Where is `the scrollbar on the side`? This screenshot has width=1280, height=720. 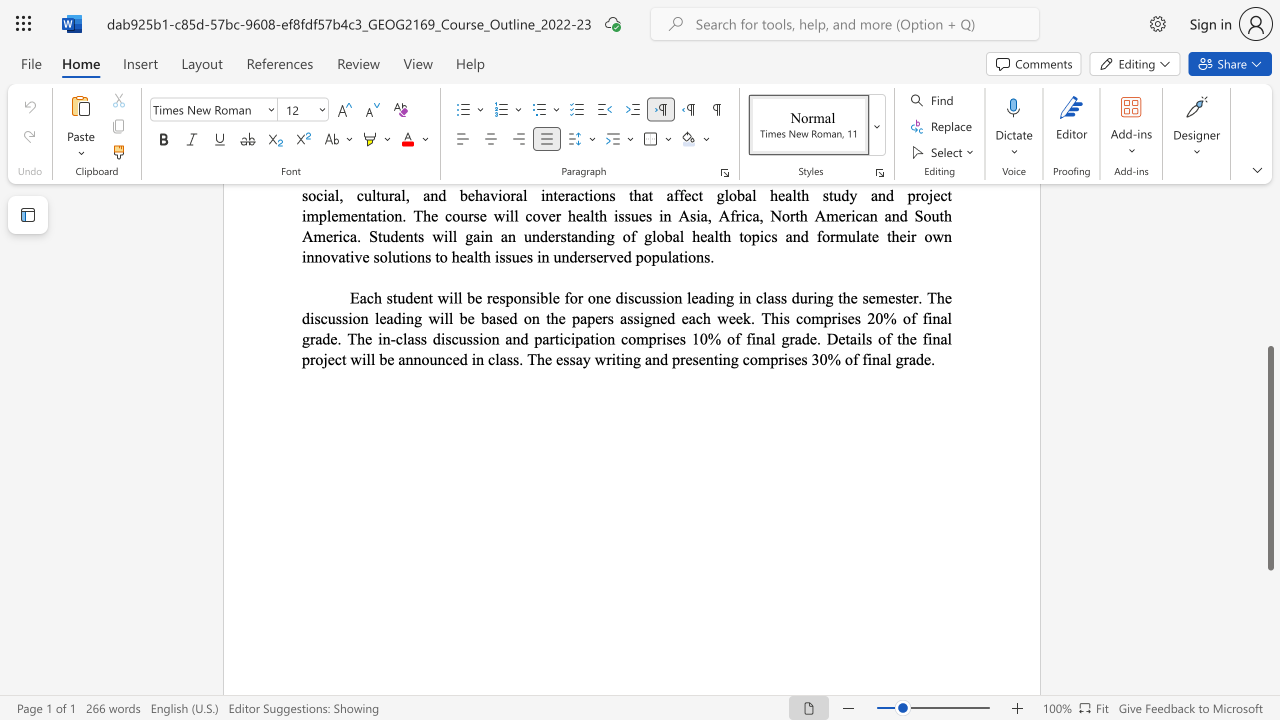
the scrollbar on the side is located at coordinates (1269, 280).